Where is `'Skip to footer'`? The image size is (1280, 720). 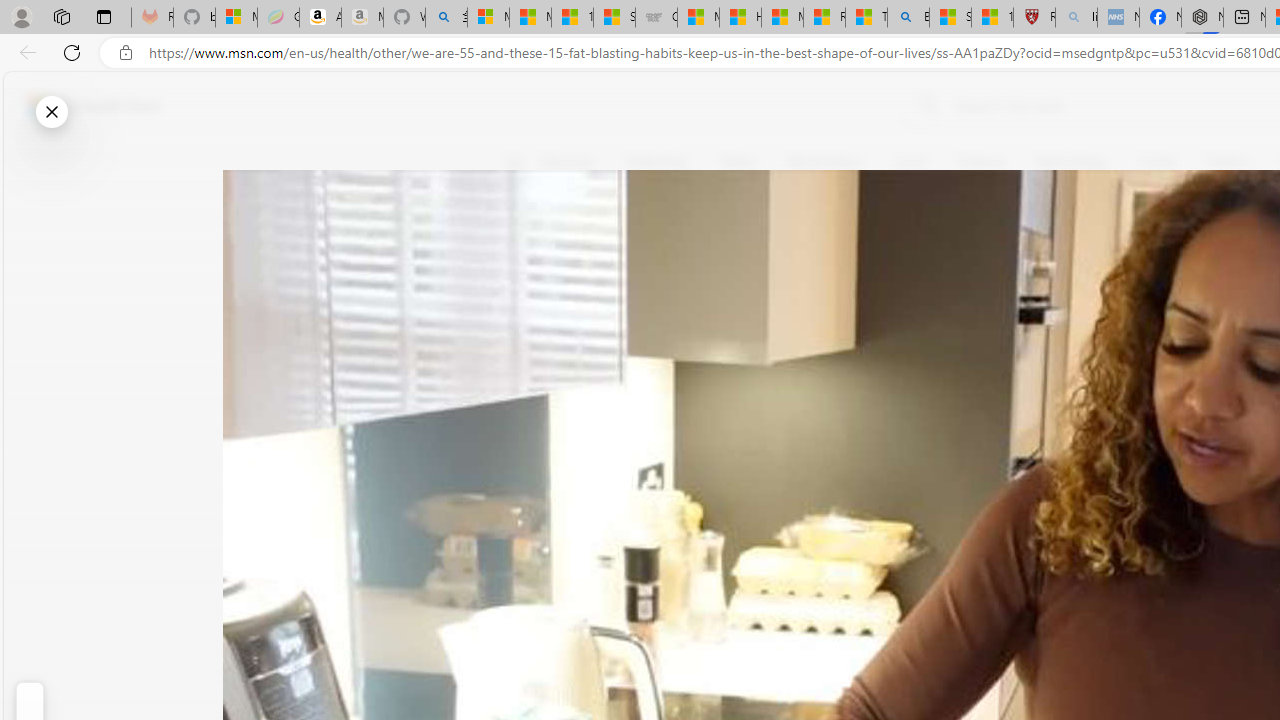
'Skip to footer' is located at coordinates (81, 105).